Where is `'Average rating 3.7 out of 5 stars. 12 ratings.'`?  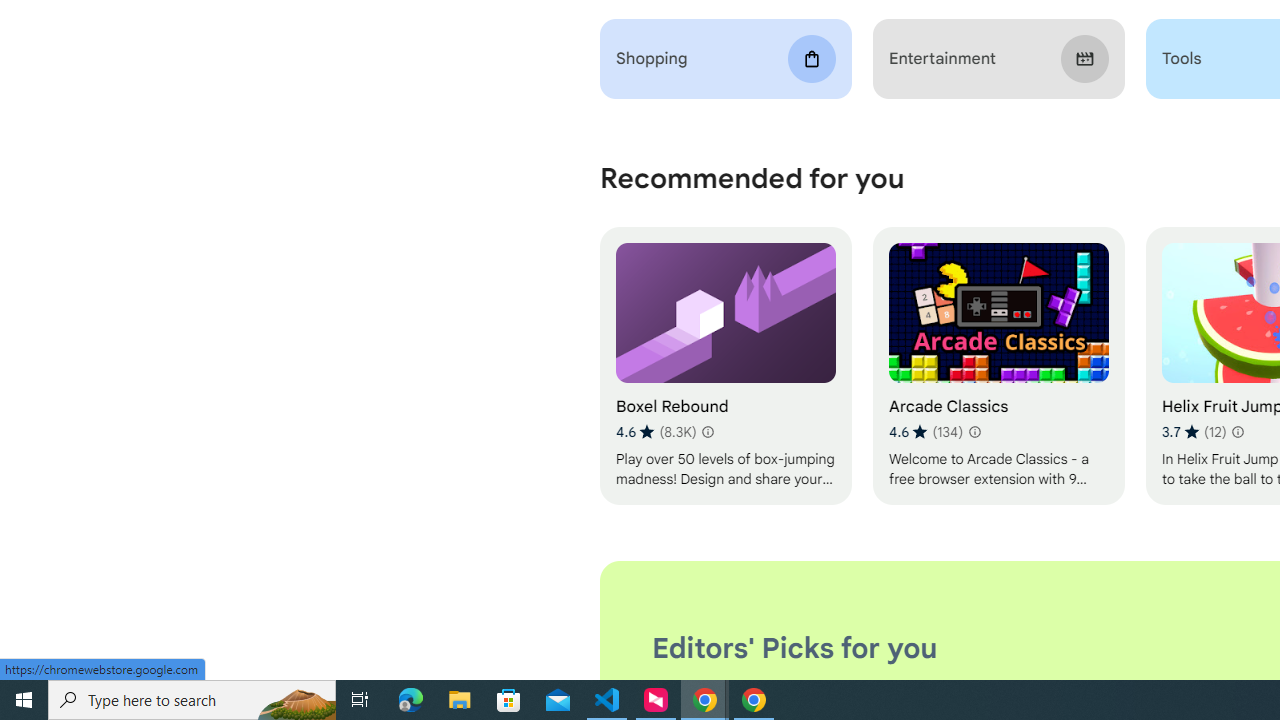 'Average rating 3.7 out of 5 stars. 12 ratings.' is located at coordinates (1194, 431).